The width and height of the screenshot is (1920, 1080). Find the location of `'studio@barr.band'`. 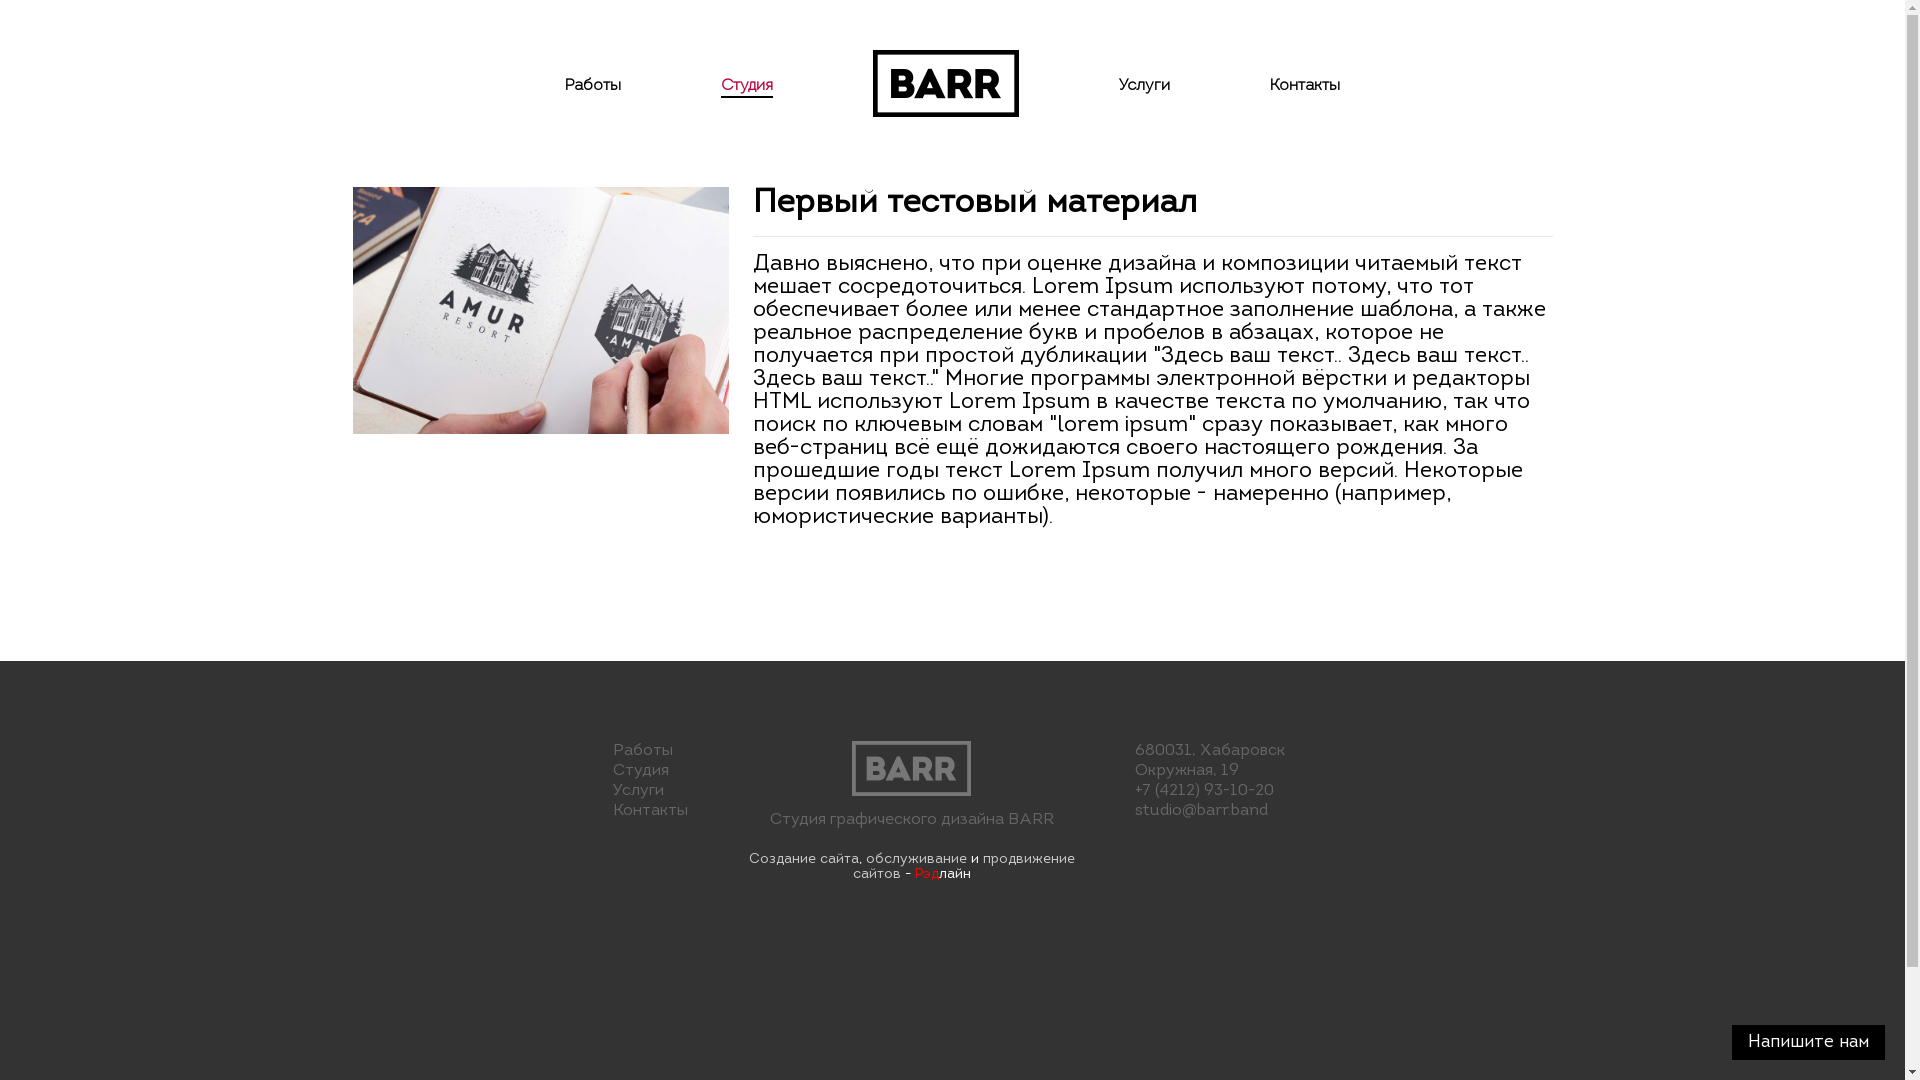

'studio@barr.band' is located at coordinates (1200, 810).